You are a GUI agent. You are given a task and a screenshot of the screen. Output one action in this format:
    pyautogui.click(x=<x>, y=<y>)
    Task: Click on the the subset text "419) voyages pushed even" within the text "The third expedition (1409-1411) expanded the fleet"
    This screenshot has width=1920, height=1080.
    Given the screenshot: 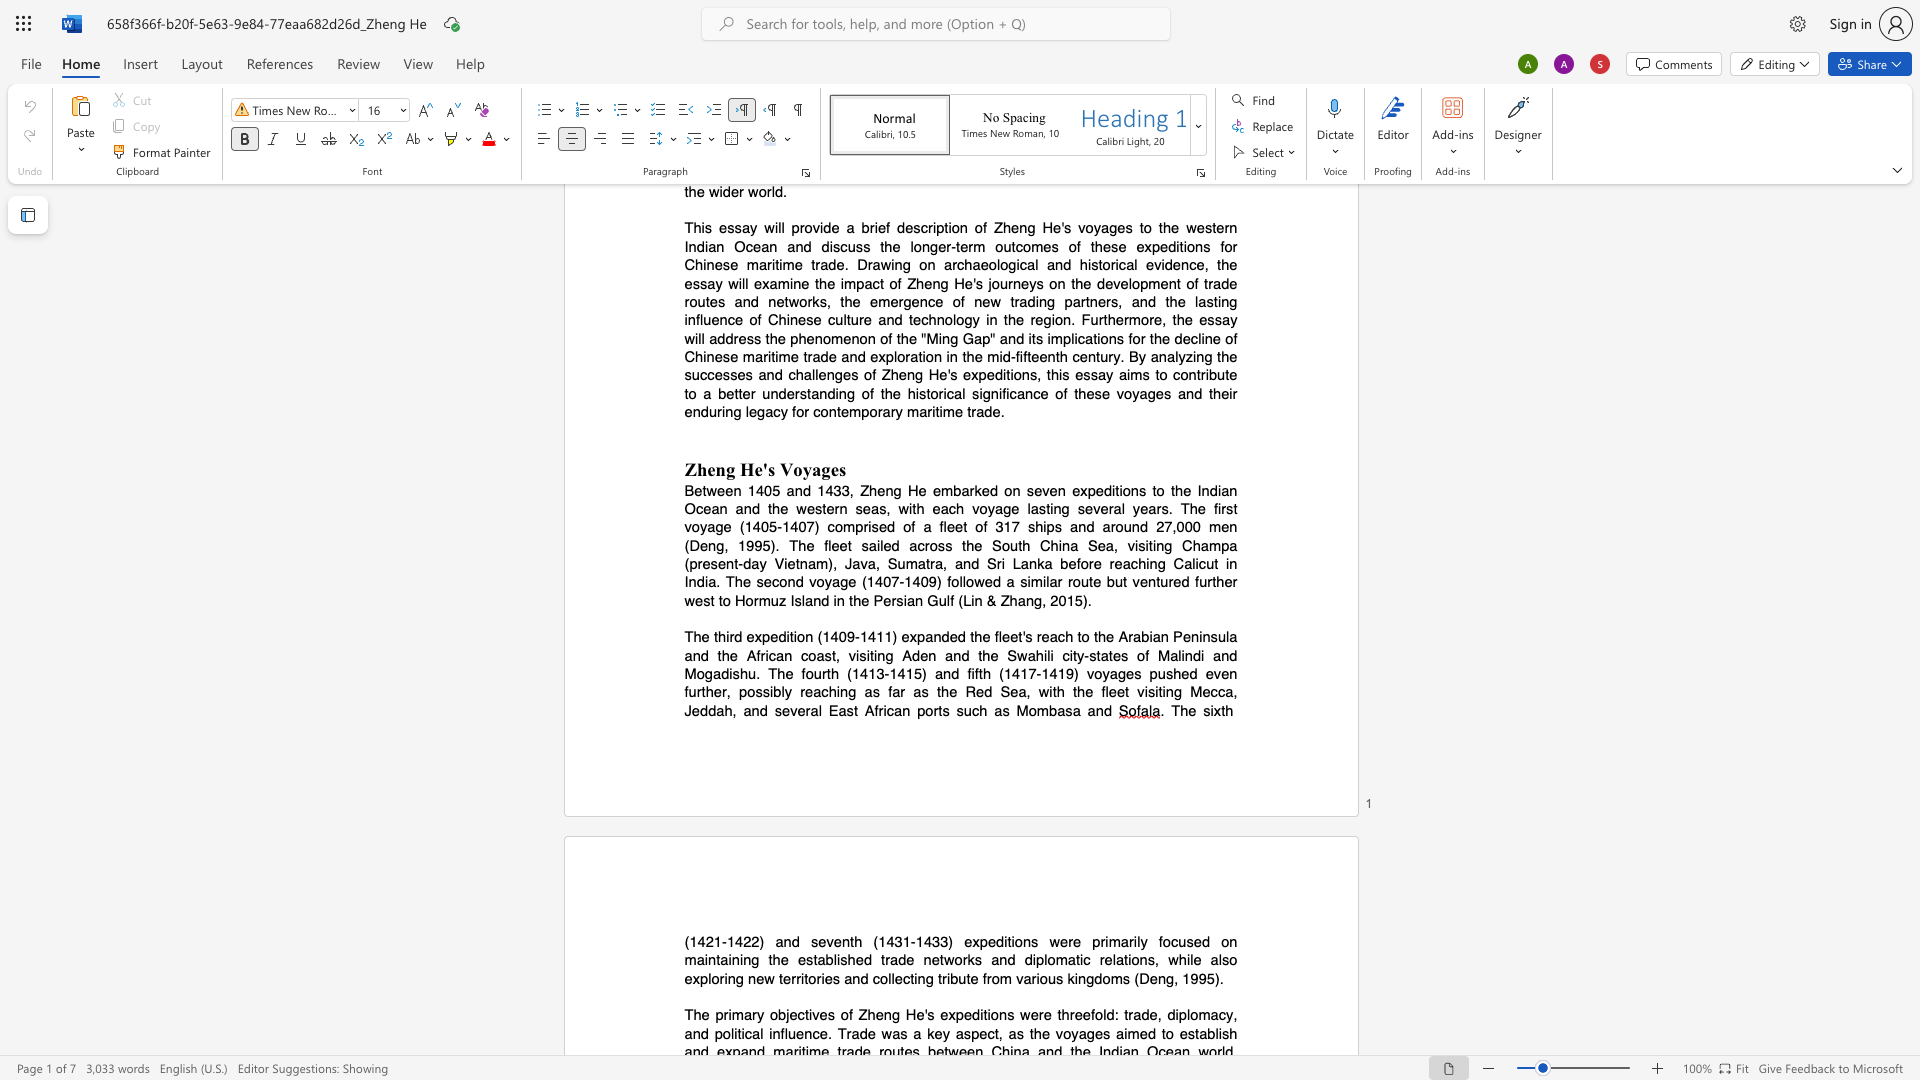 What is the action you would take?
    pyautogui.click(x=1048, y=674)
    